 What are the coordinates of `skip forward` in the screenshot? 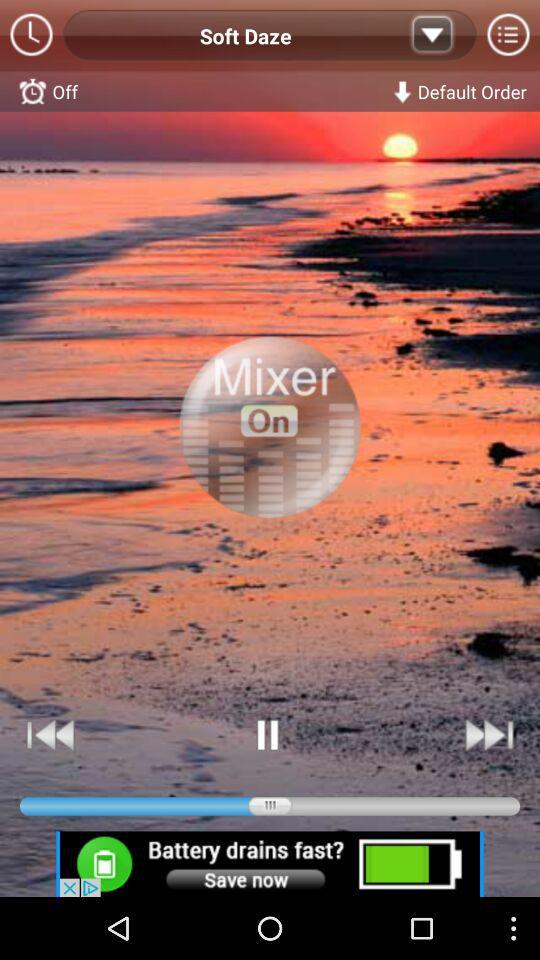 It's located at (487, 734).